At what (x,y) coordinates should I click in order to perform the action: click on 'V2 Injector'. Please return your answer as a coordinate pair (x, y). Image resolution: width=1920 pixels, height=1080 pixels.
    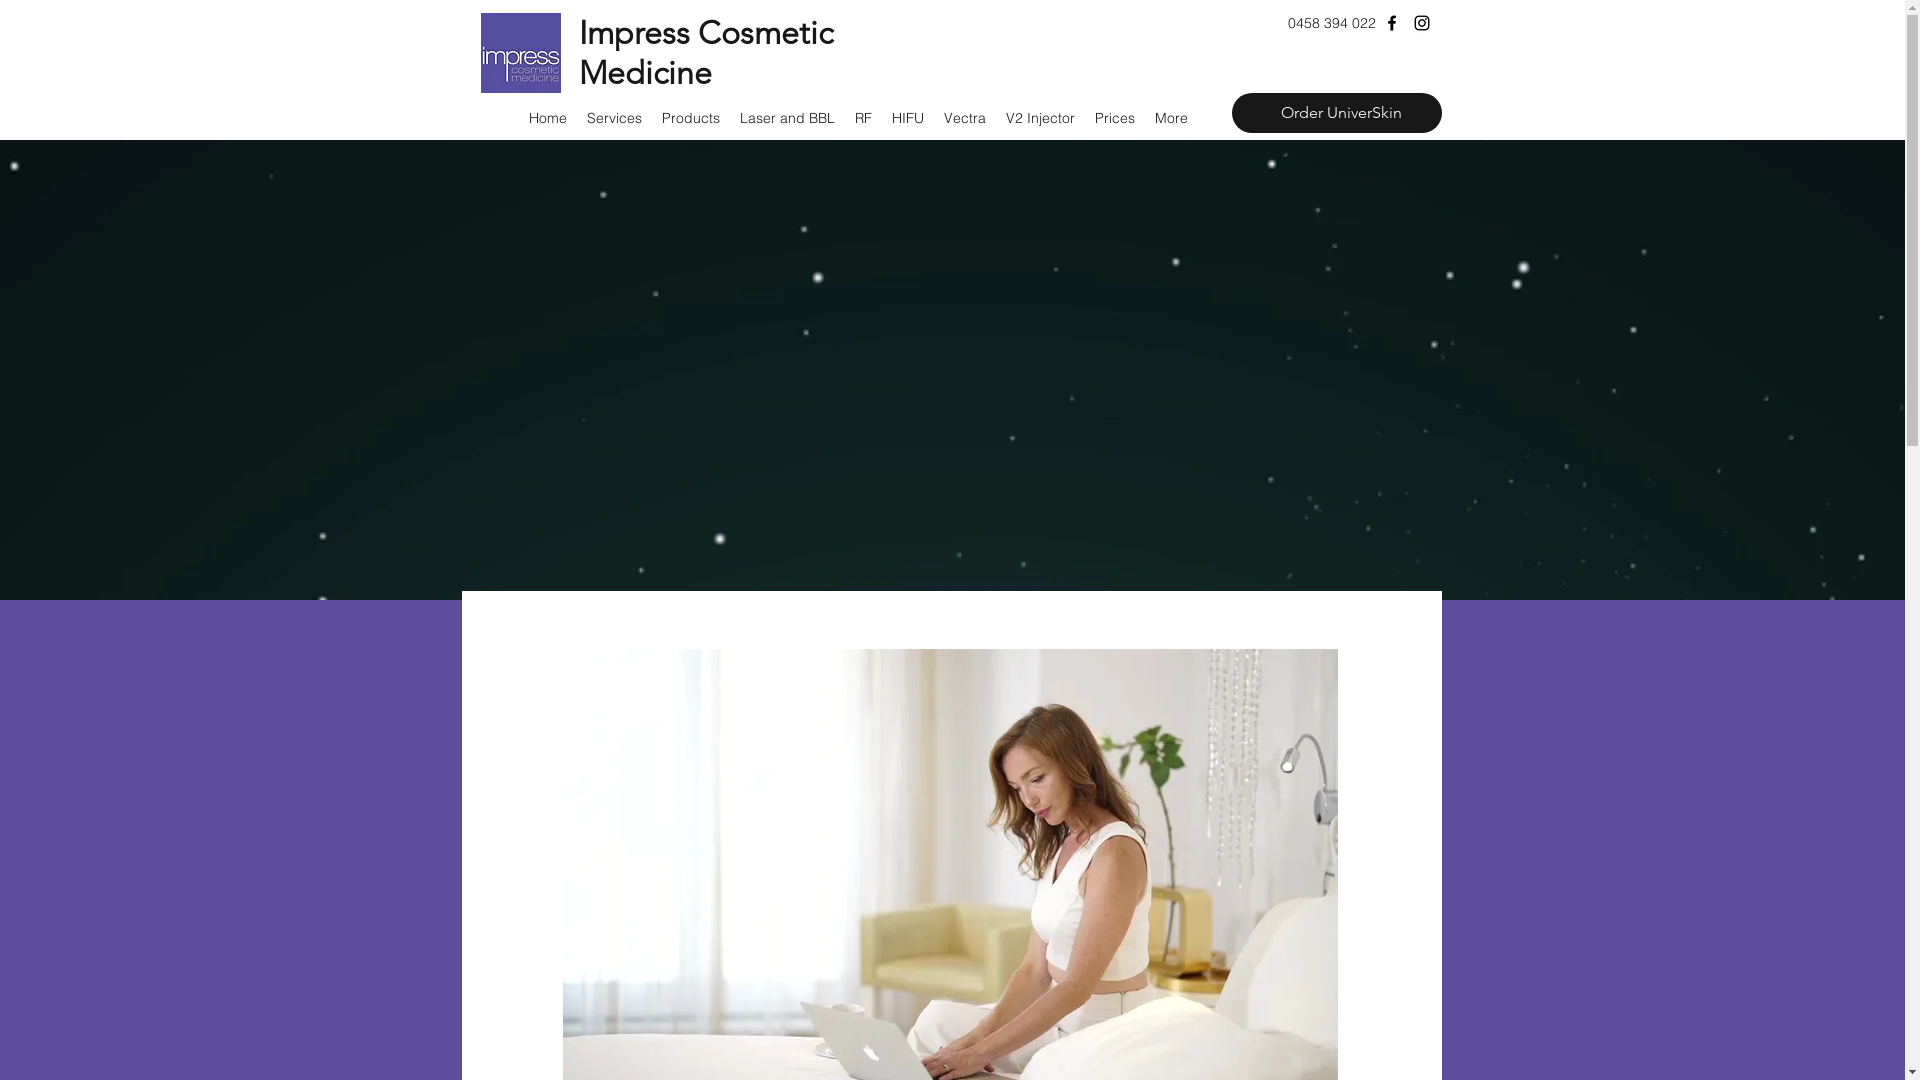
    Looking at the image, I should click on (1040, 118).